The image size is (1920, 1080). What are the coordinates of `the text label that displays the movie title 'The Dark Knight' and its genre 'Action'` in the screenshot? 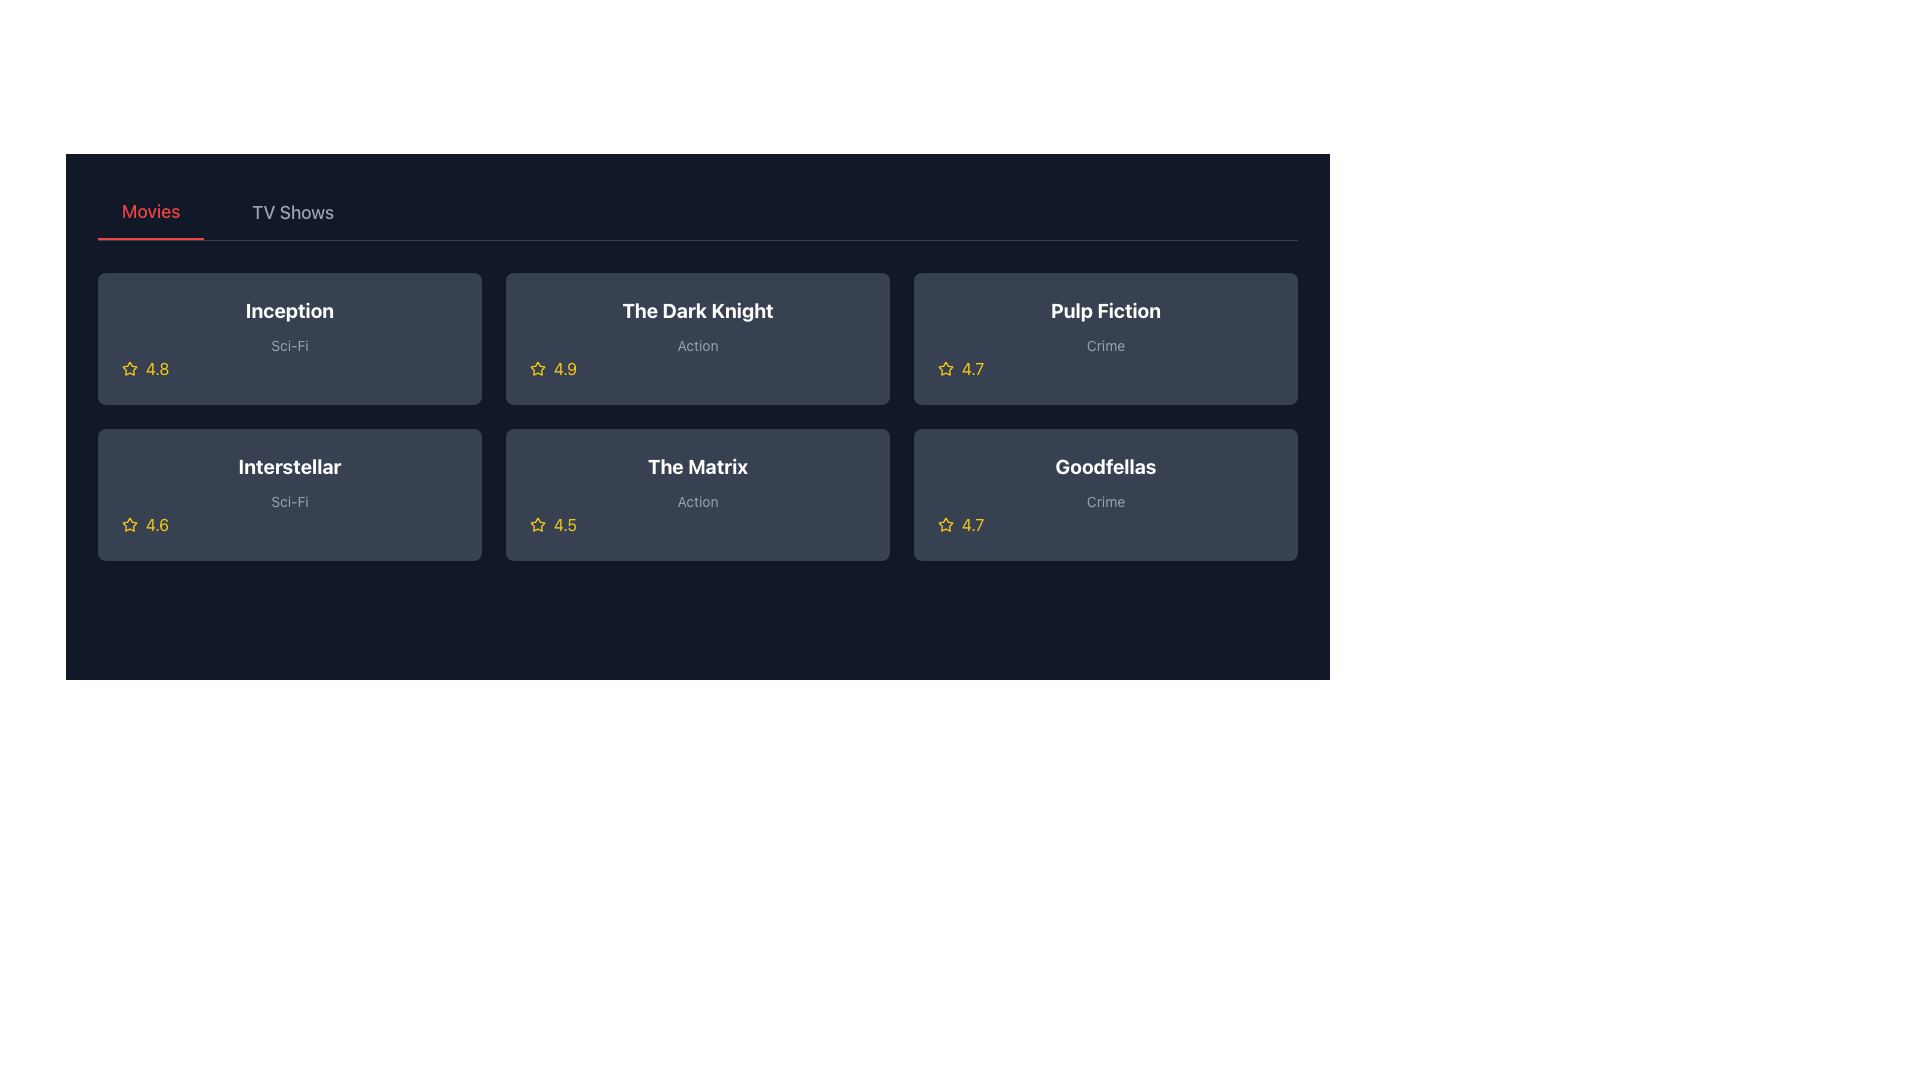 It's located at (697, 326).